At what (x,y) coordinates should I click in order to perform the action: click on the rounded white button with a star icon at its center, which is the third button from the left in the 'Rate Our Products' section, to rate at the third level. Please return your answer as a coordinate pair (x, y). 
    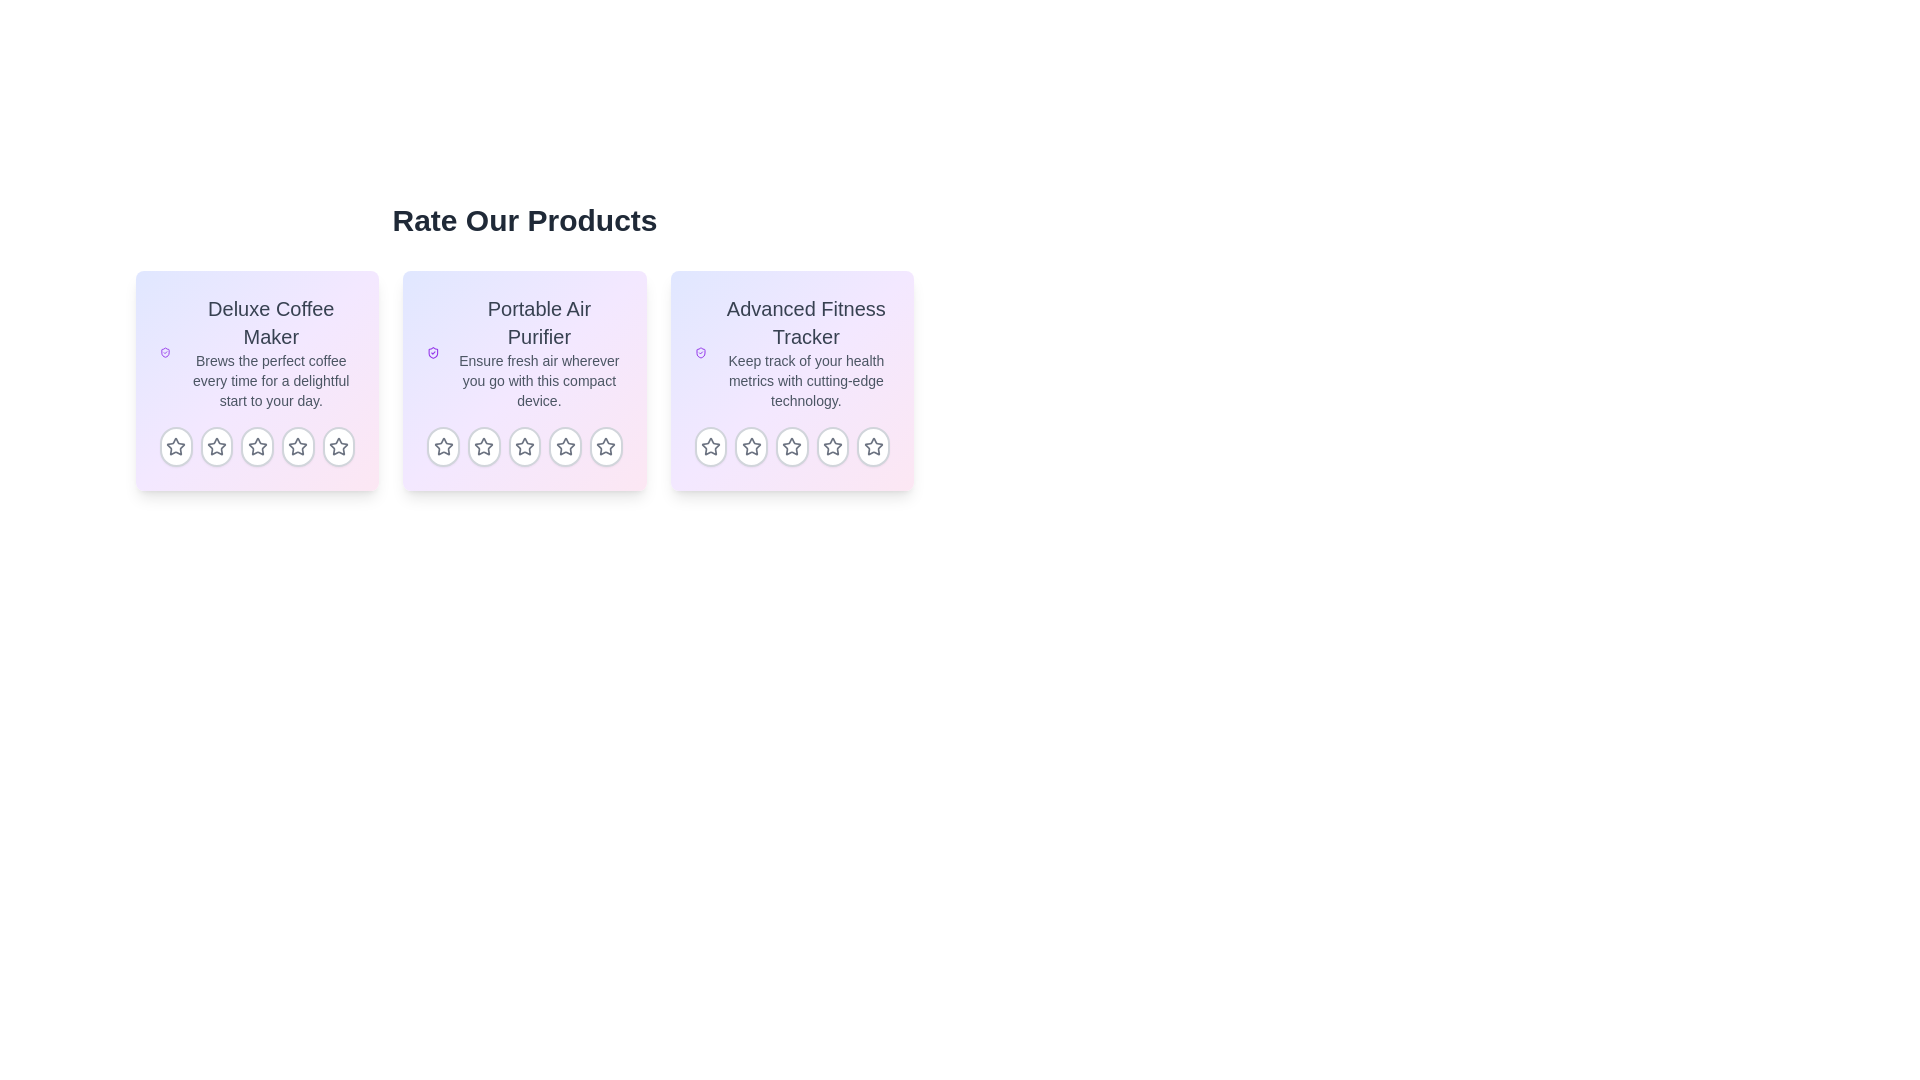
    Looking at the image, I should click on (791, 446).